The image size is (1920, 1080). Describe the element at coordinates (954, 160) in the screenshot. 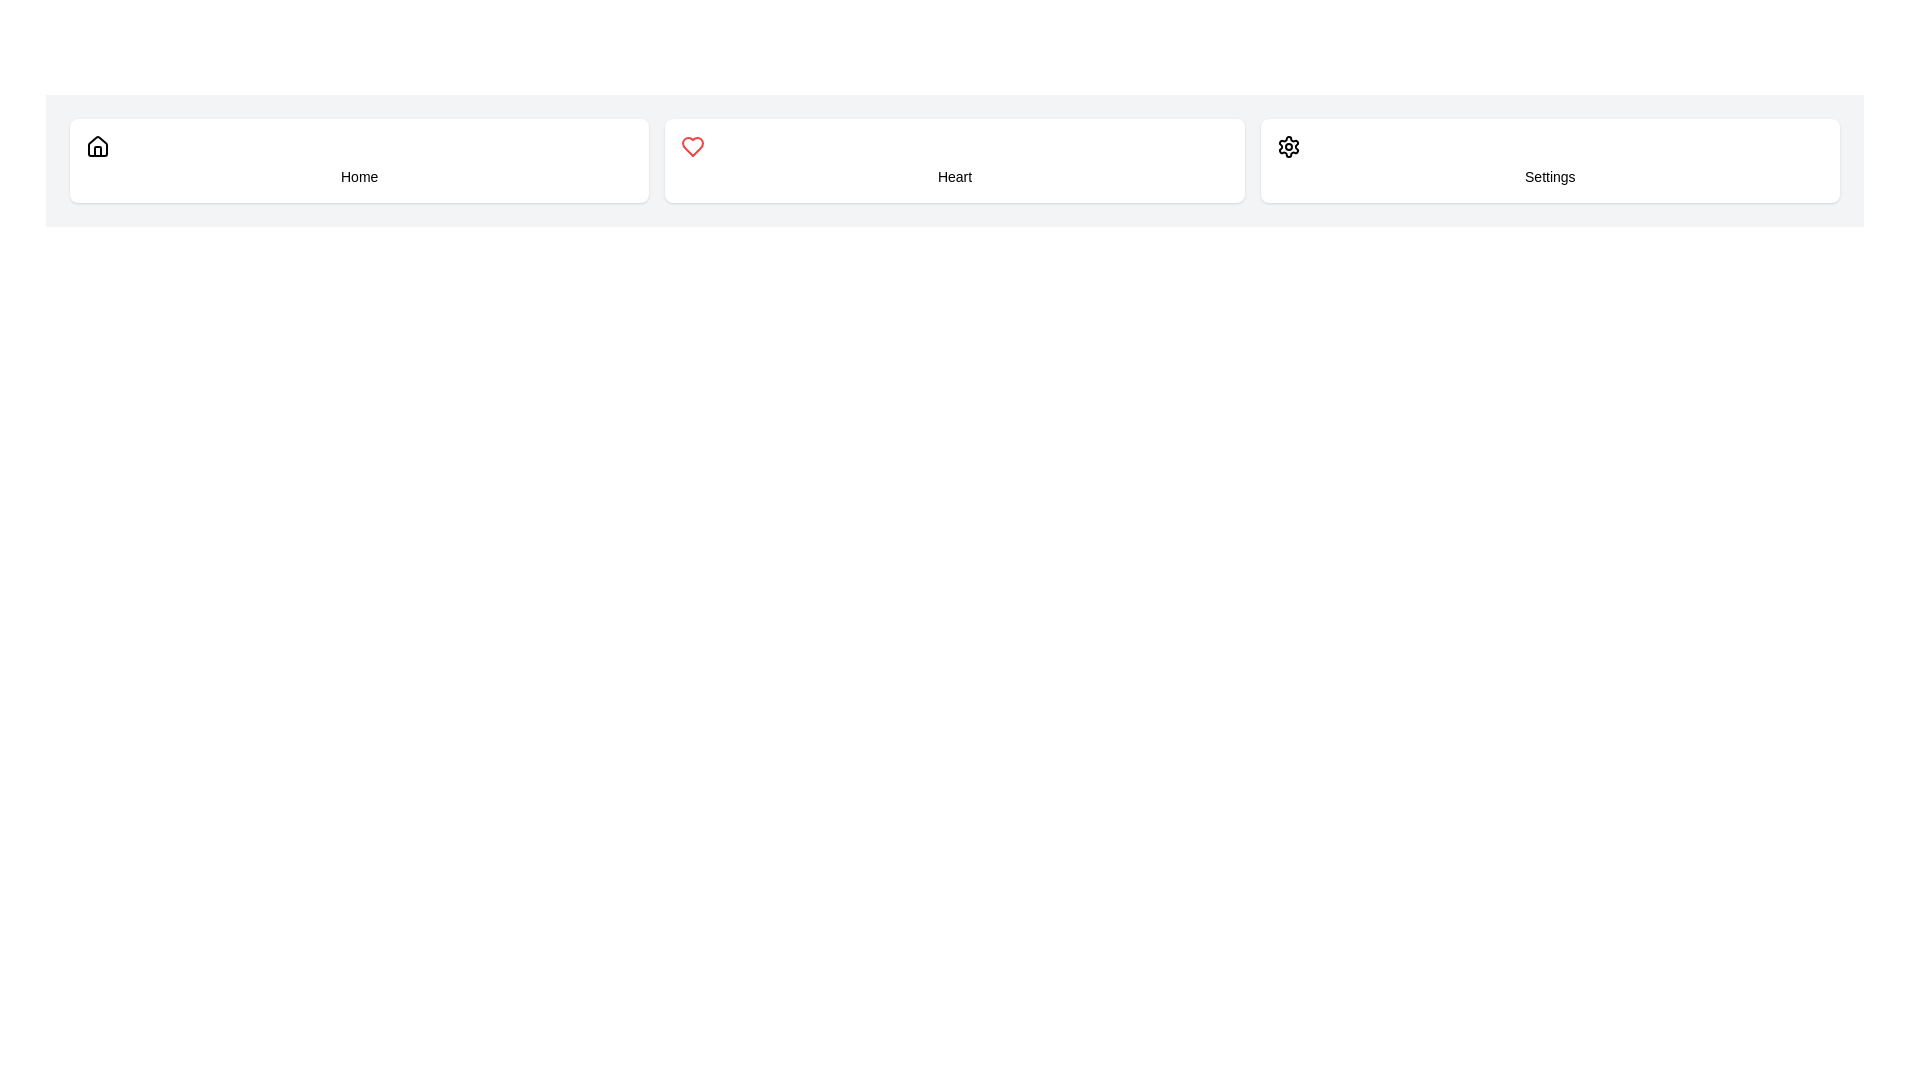

I see `the Heart button using keyboard navigation` at that location.